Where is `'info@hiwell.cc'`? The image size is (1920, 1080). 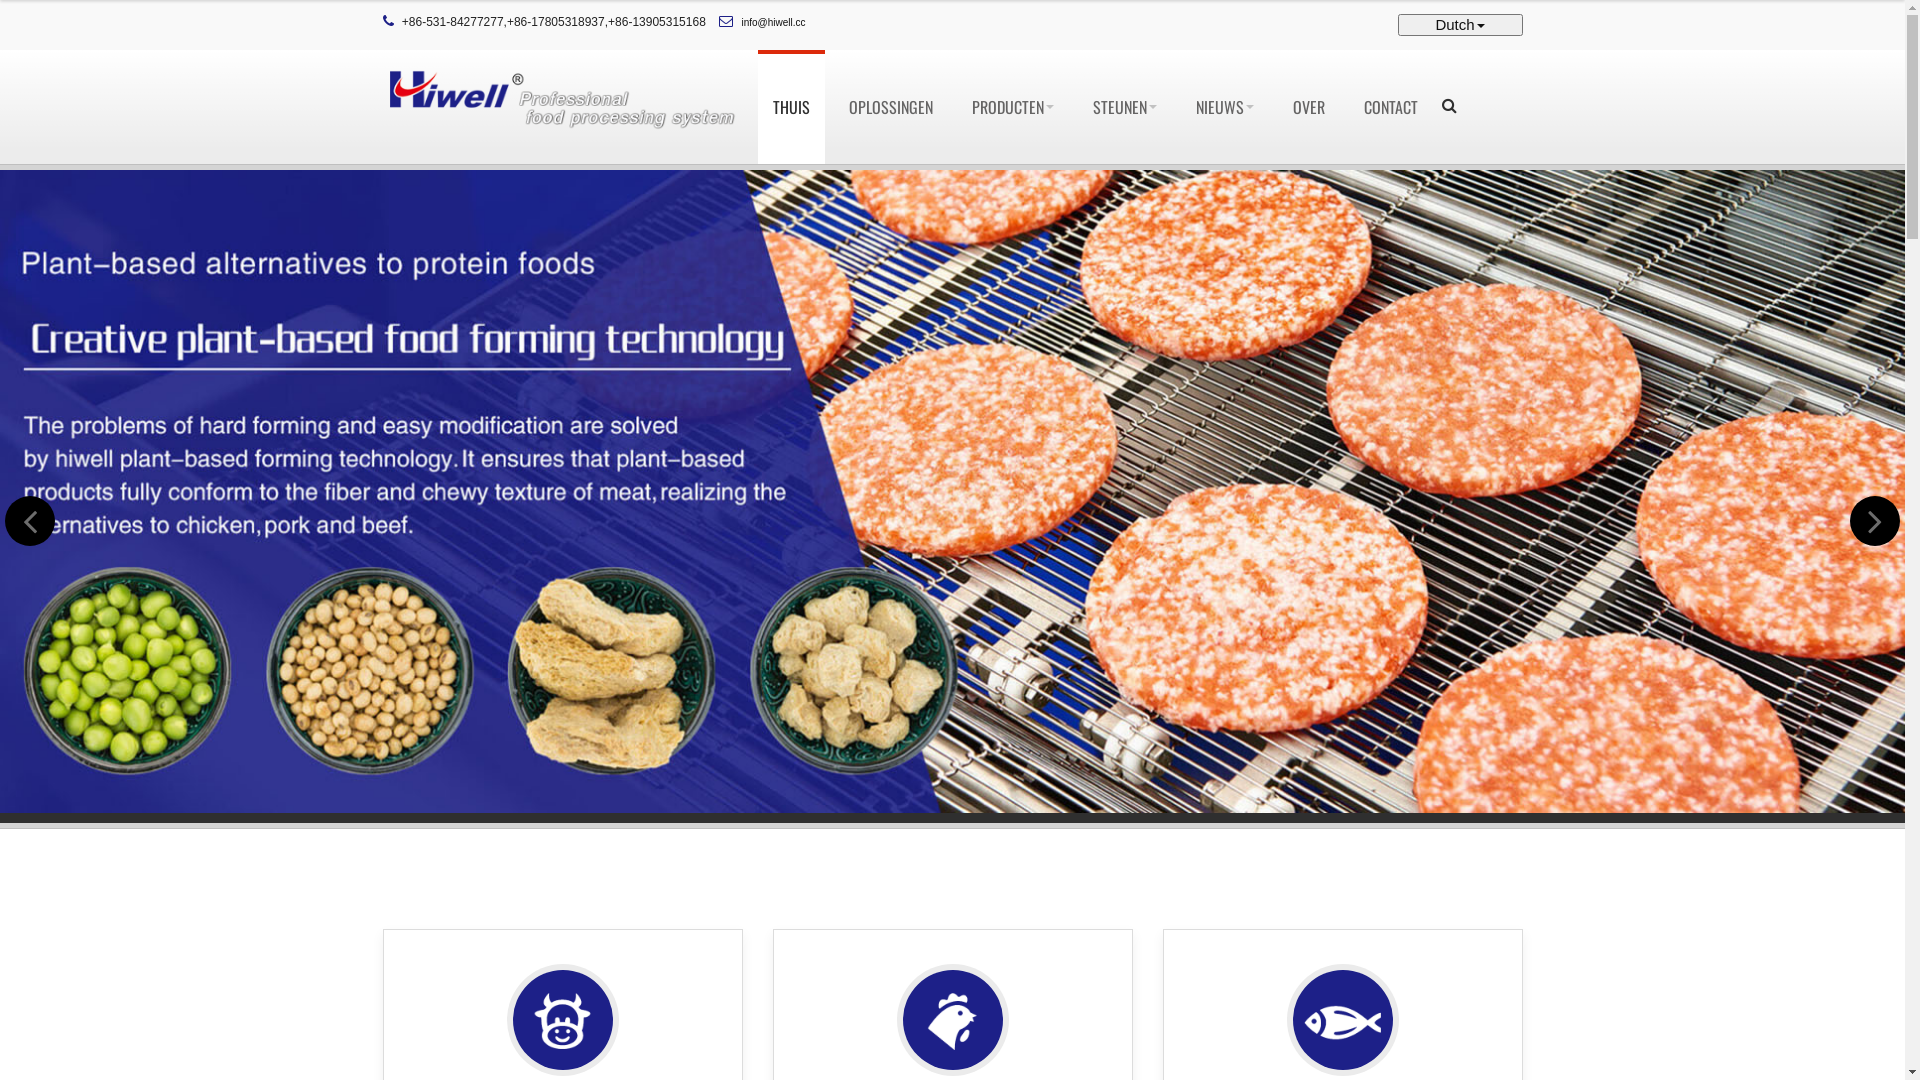 'info@hiwell.cc' is located at coordinates (772, 23).